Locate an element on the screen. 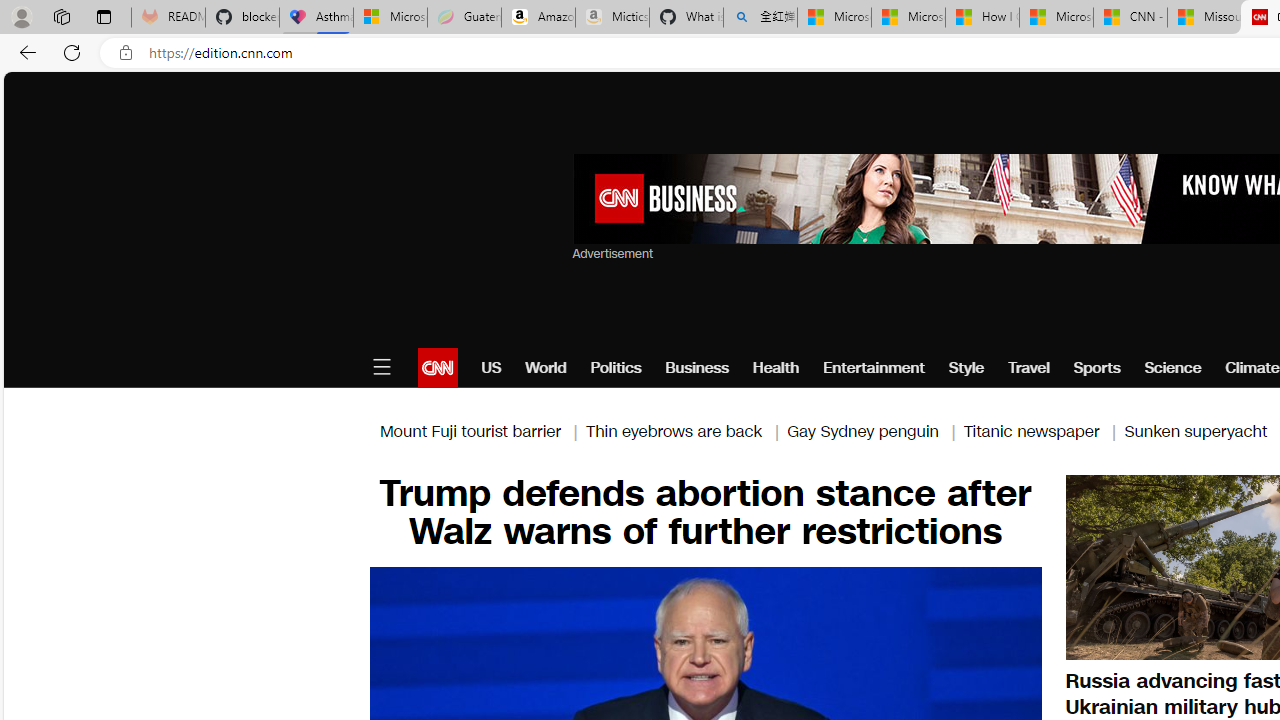  'World' is located at coordinates (545, 367).